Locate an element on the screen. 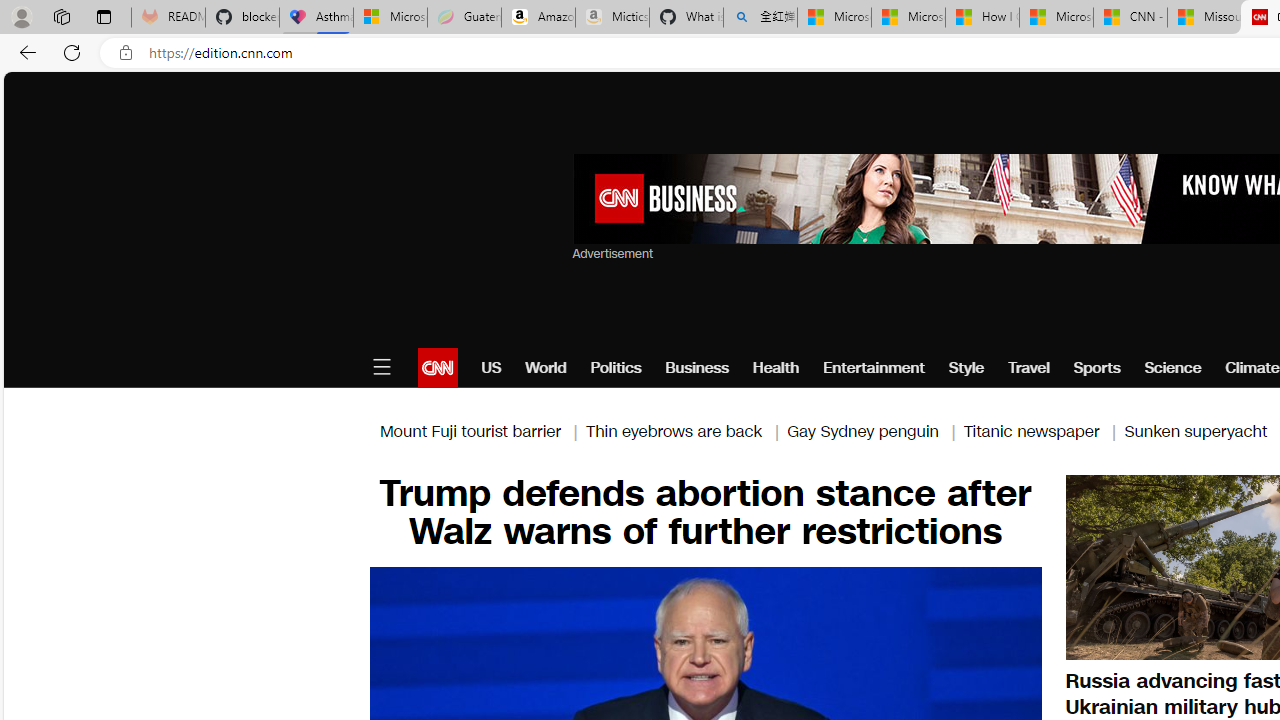  'World' is located at coordinates (545, 367).